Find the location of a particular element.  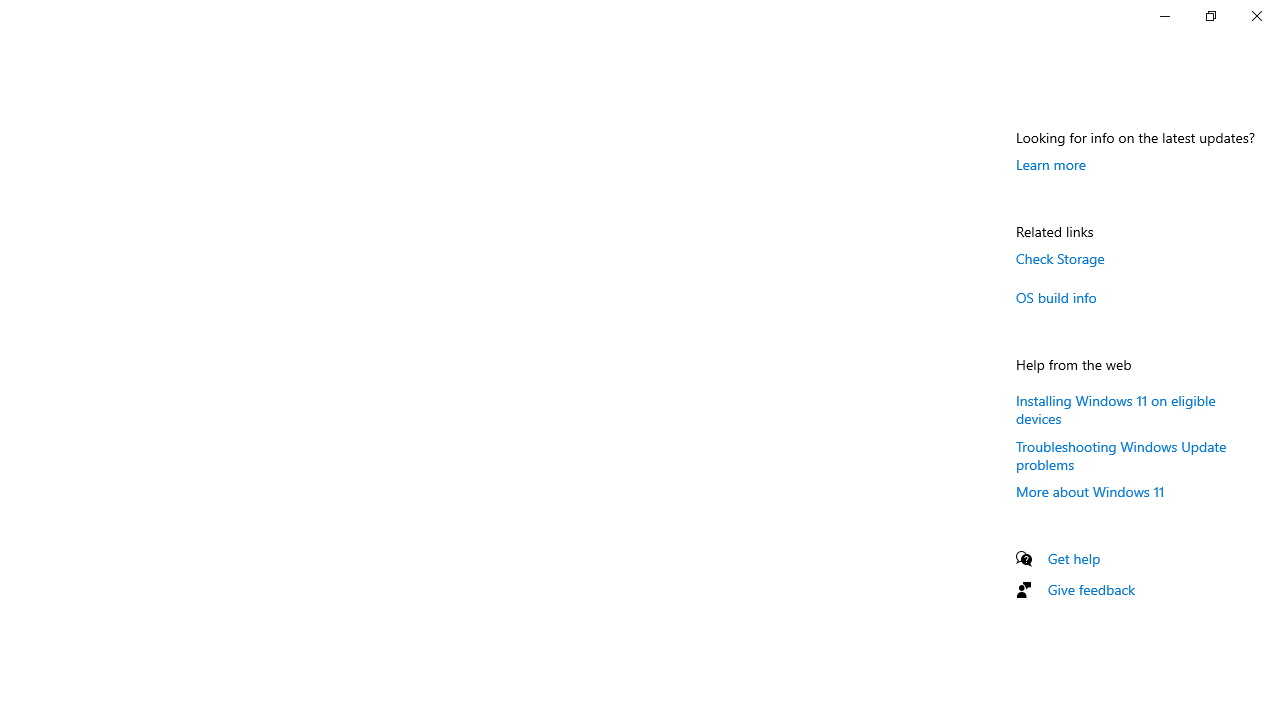

'Troubleshooting Windows Update problems' is located at coordinates (1121, 455).